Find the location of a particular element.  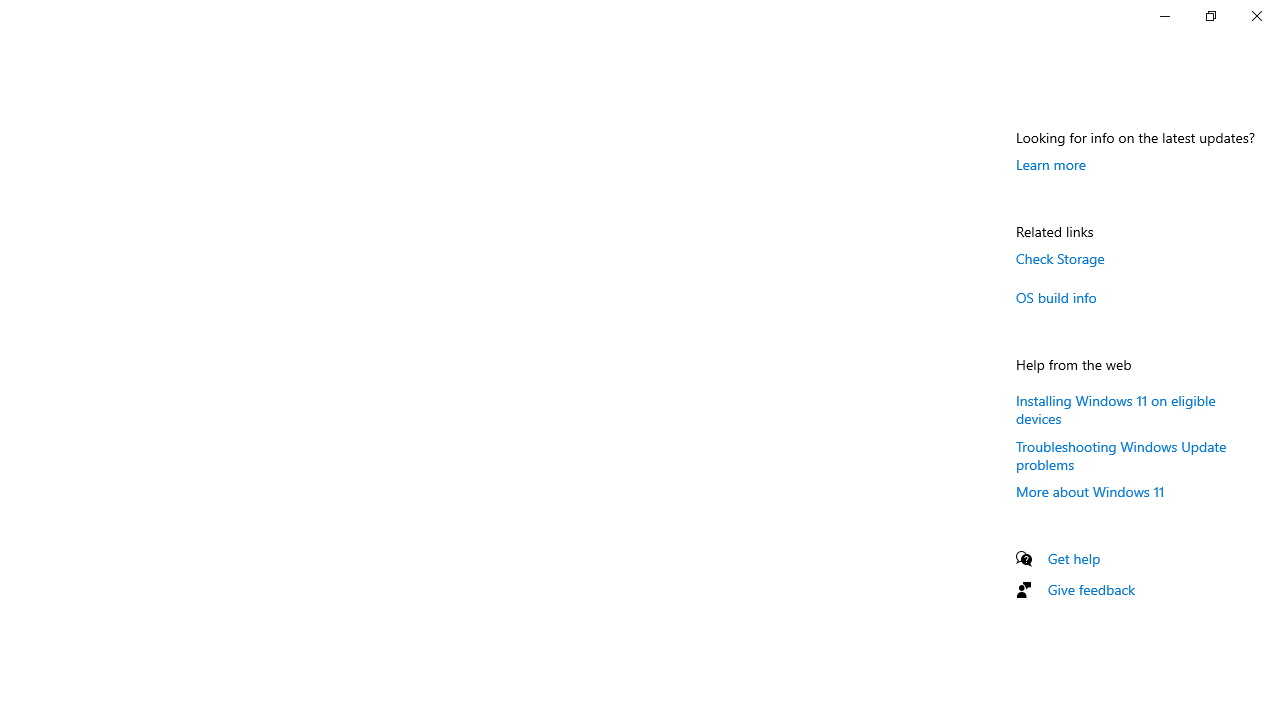

'Troubleshooting Windows Update problems' is located at coordinates (1121, 455).